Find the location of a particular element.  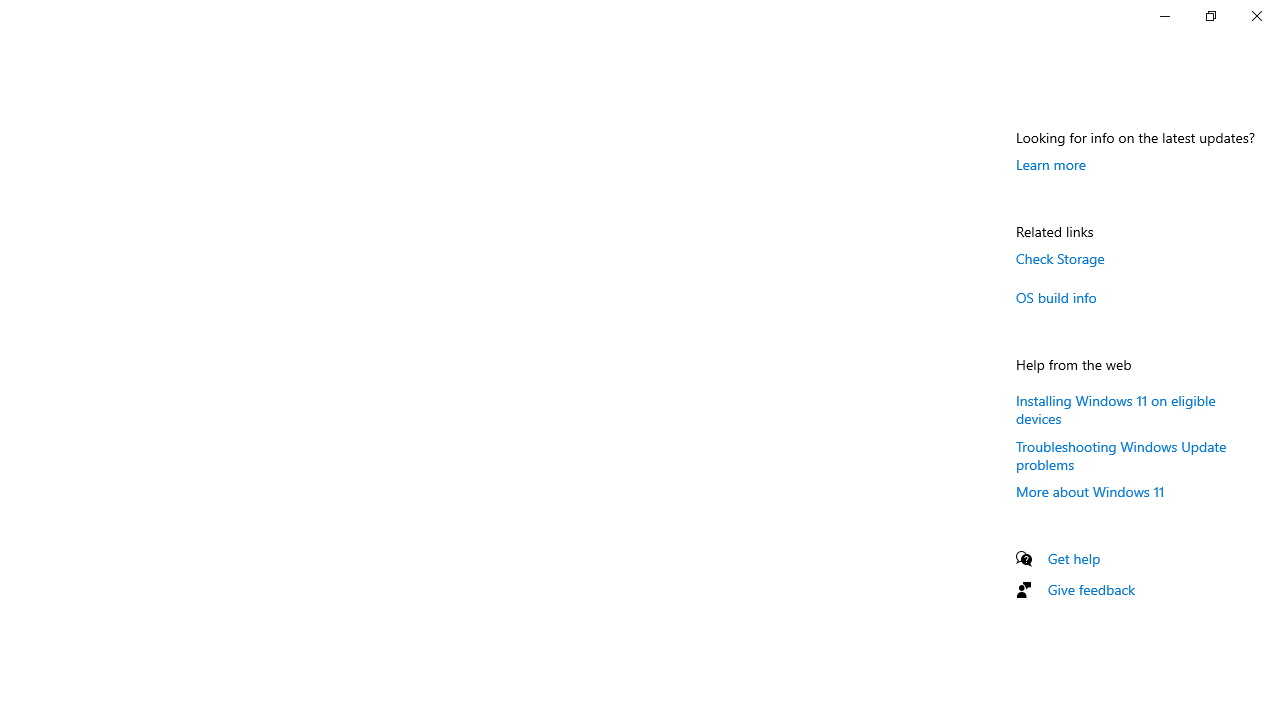

'Troubleshooting Windows Update problems' is located at coordinates (1121, 455).